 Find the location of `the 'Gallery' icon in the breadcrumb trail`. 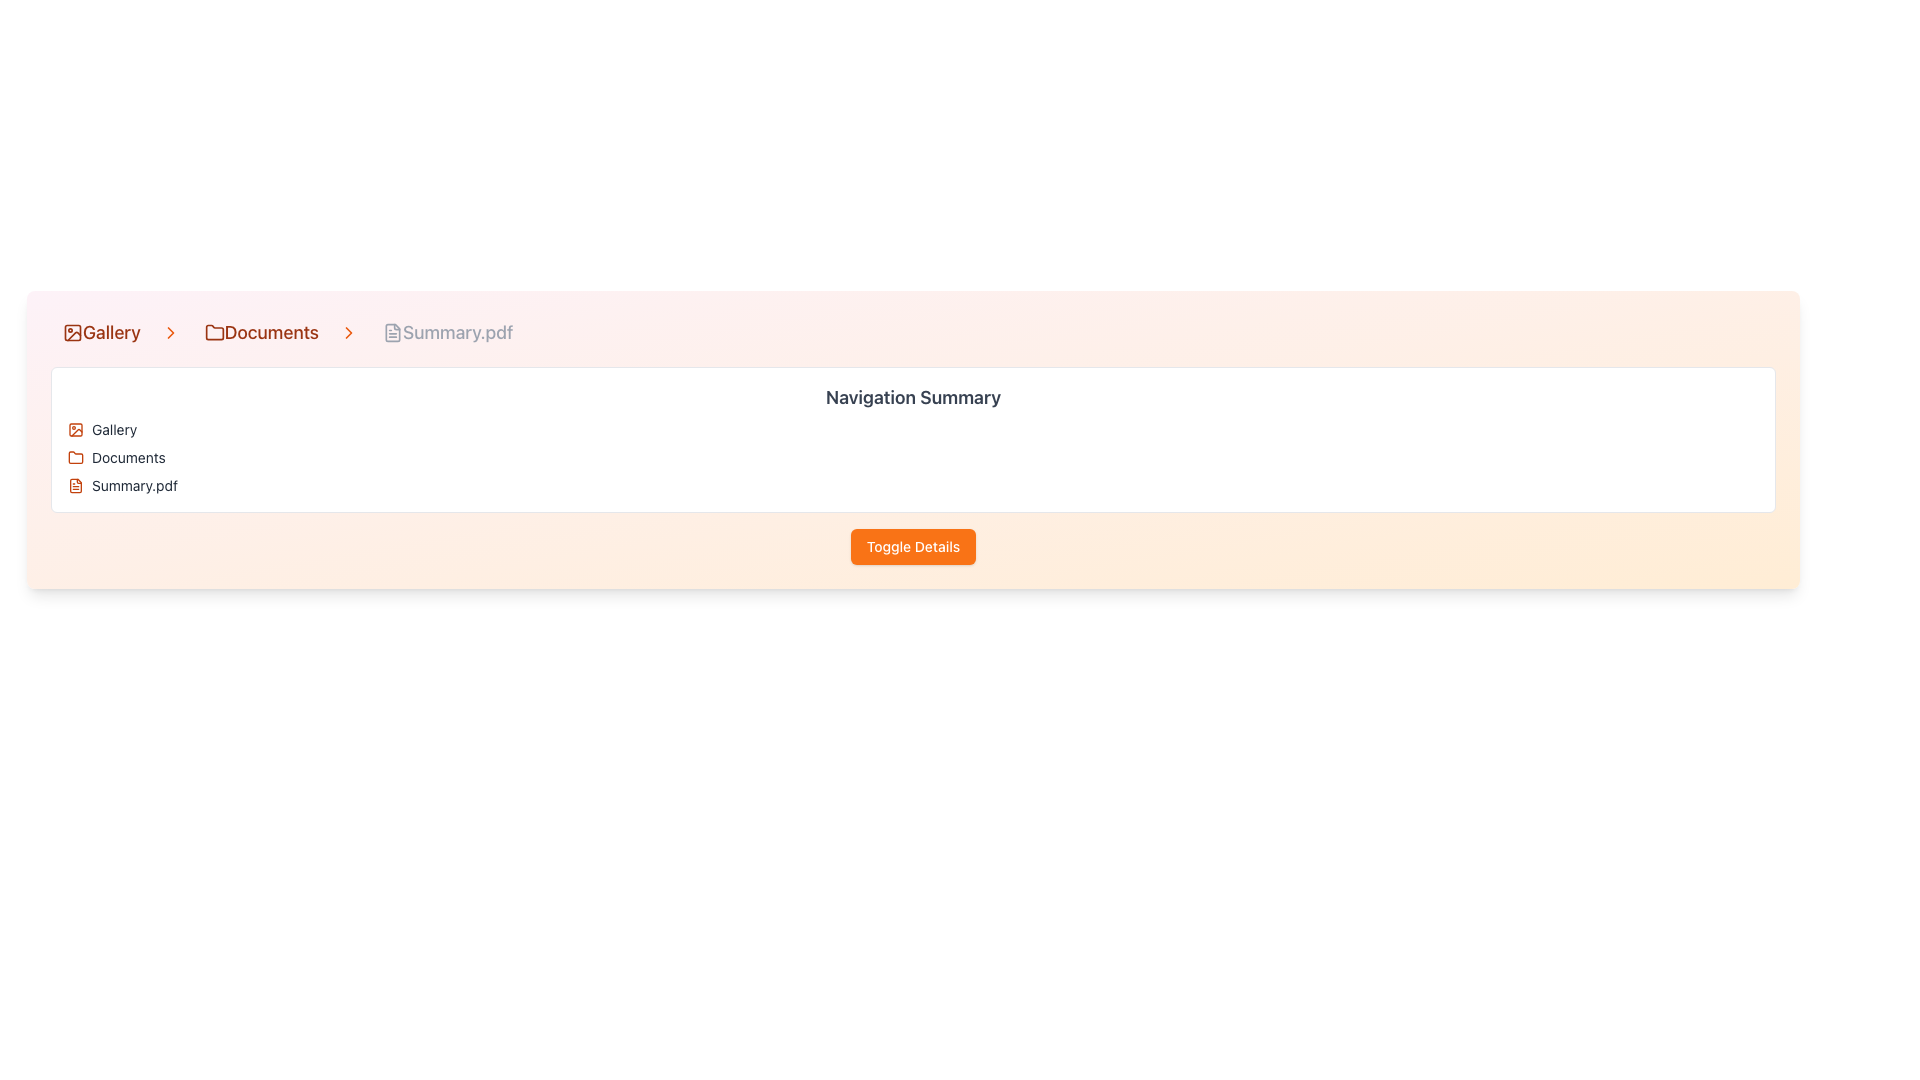

the 'Gallery' icon in the breadcrumb trail is located at coordinates (72, 331).